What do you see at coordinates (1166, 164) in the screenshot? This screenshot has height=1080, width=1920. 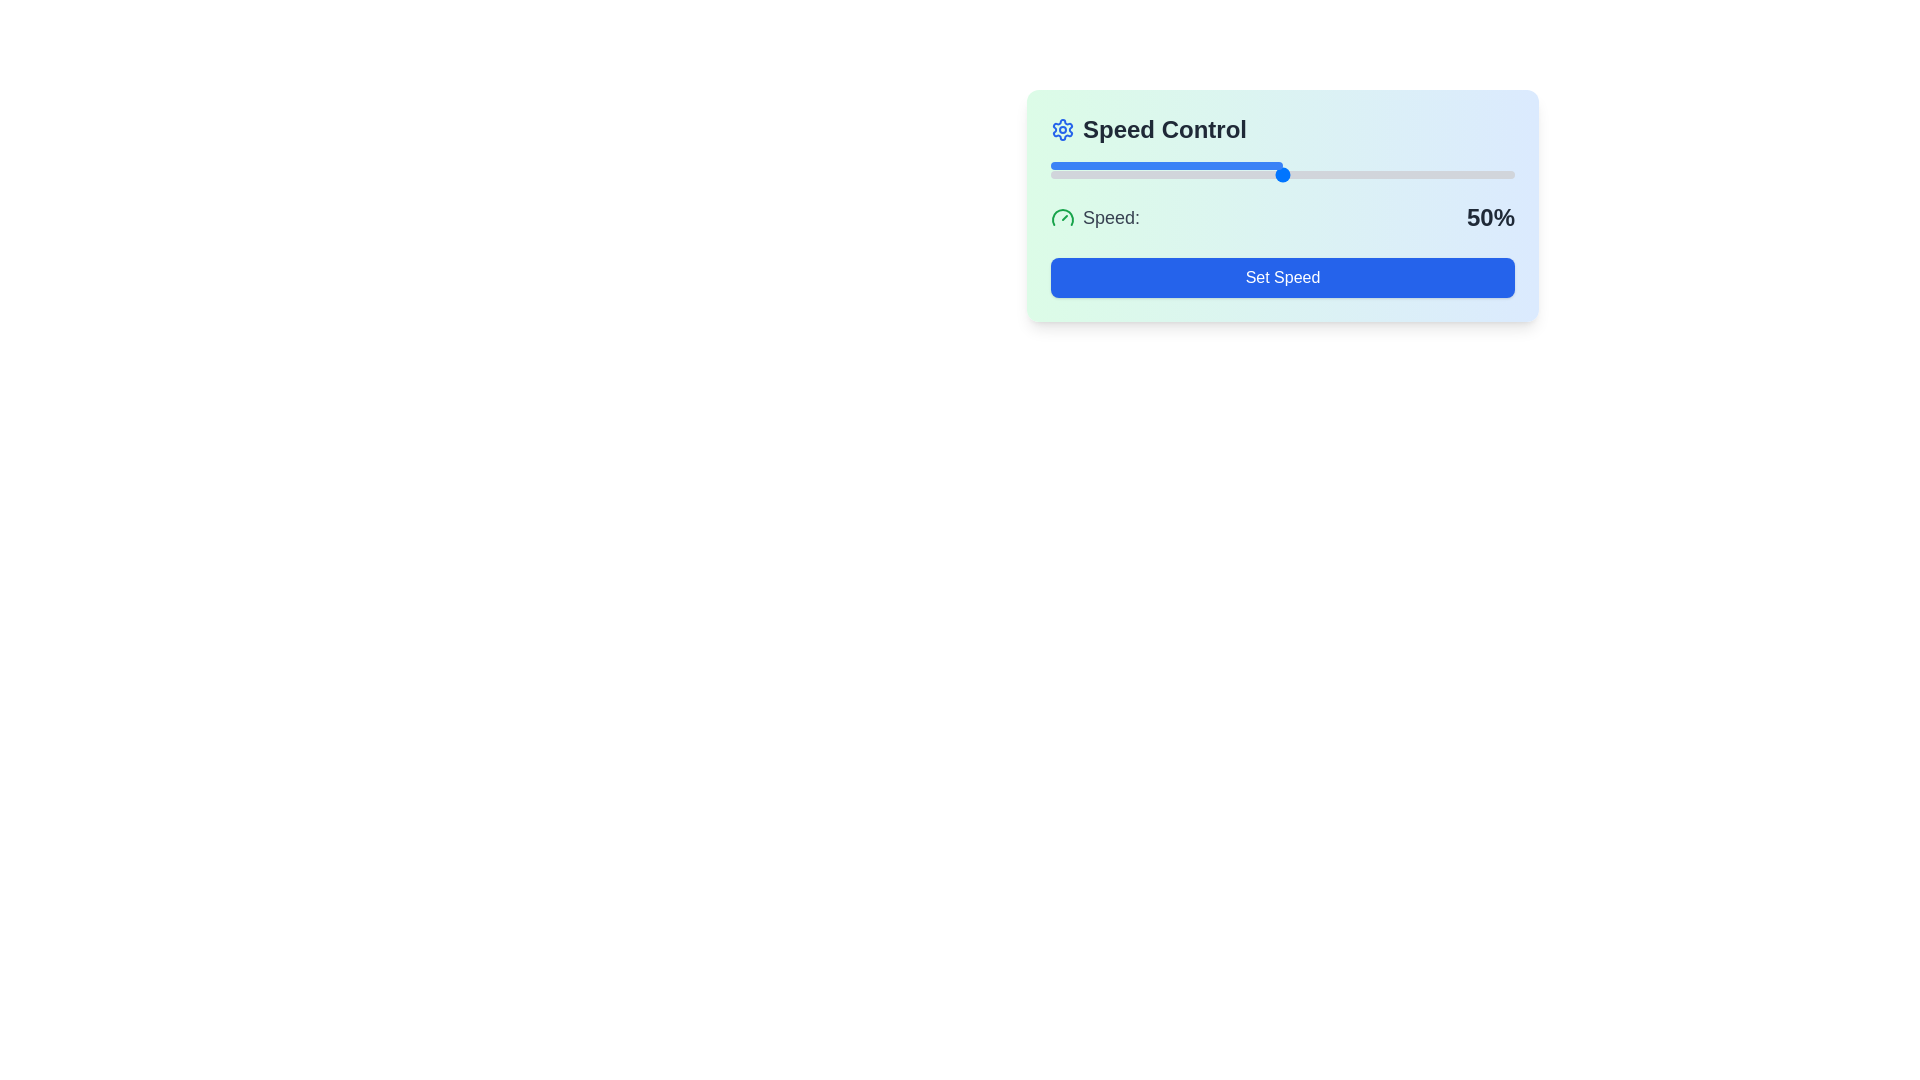 I see `the blue progress bar segment within the 'Speed Control' card` at bounding box center [1166, 164].